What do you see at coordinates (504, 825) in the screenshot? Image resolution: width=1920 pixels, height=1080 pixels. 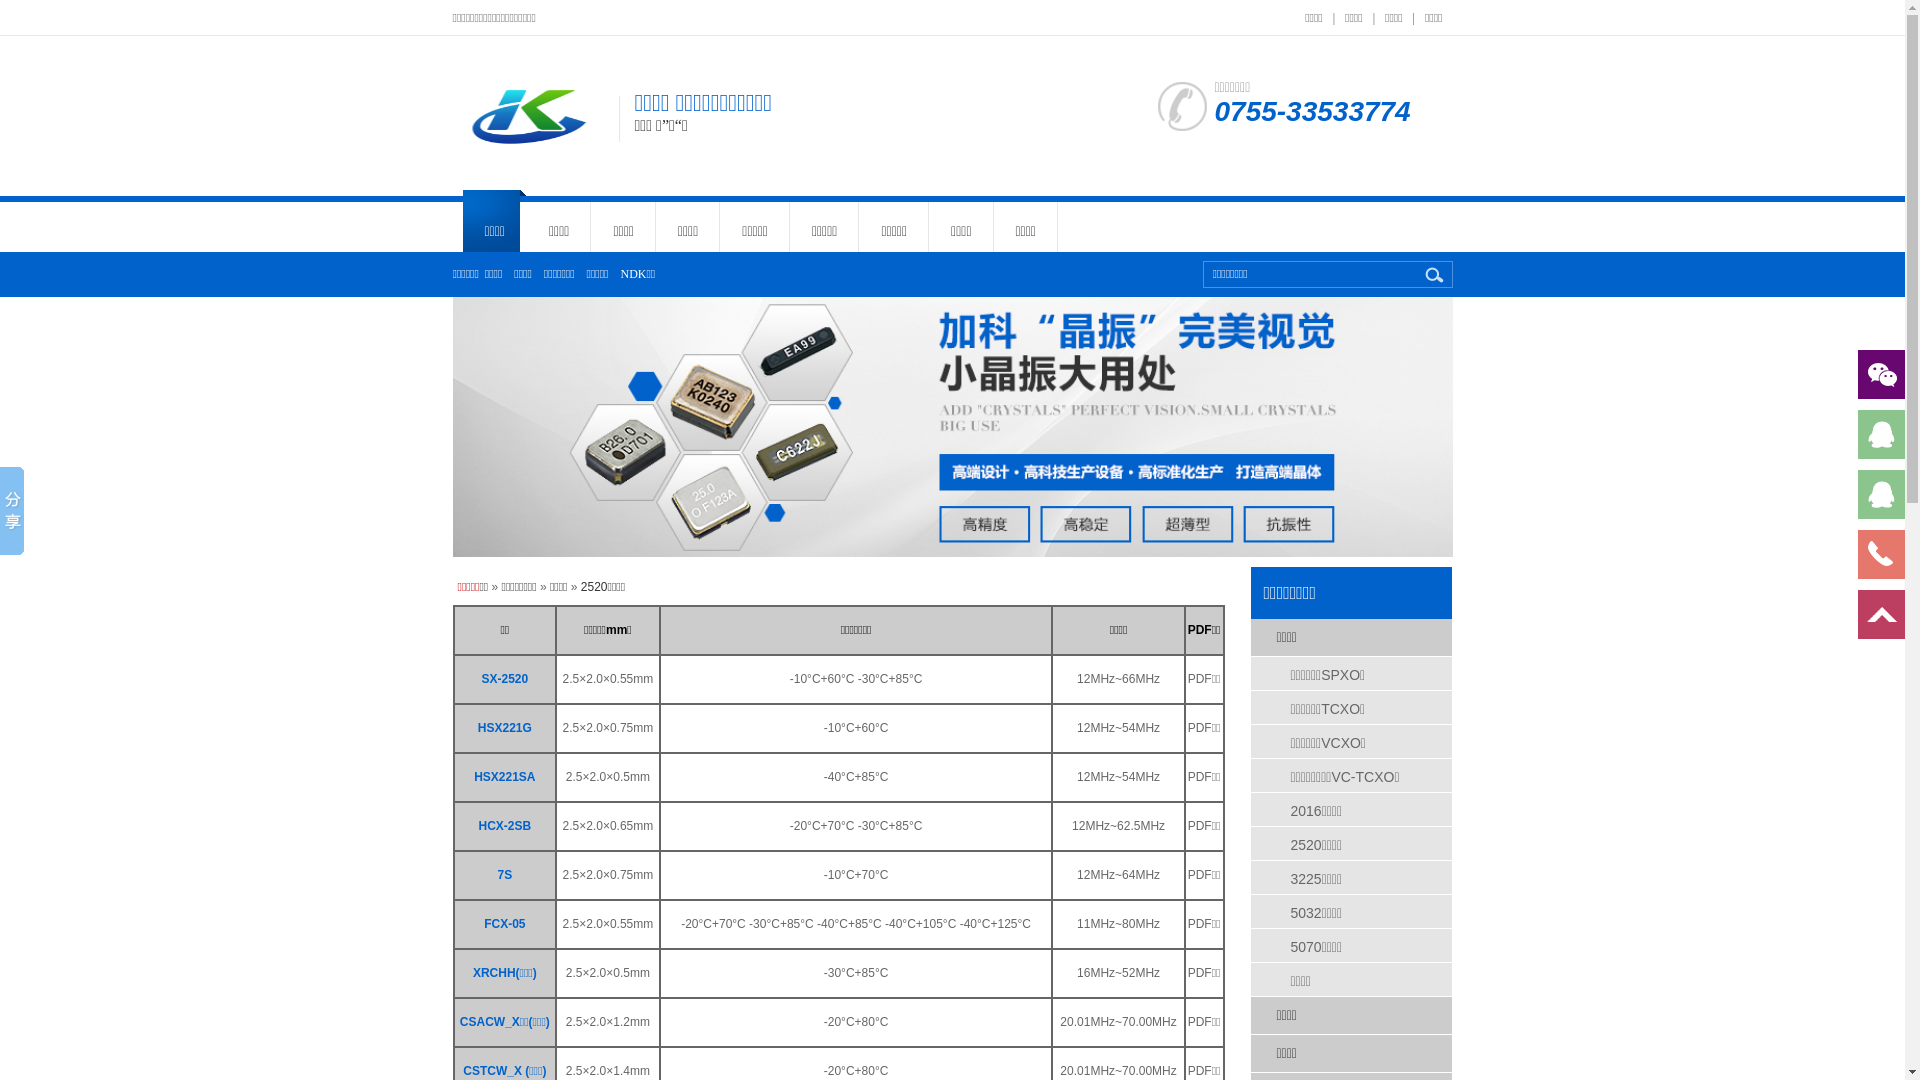 I see `'HCX-2SB'` at bounding box center [504, 825].